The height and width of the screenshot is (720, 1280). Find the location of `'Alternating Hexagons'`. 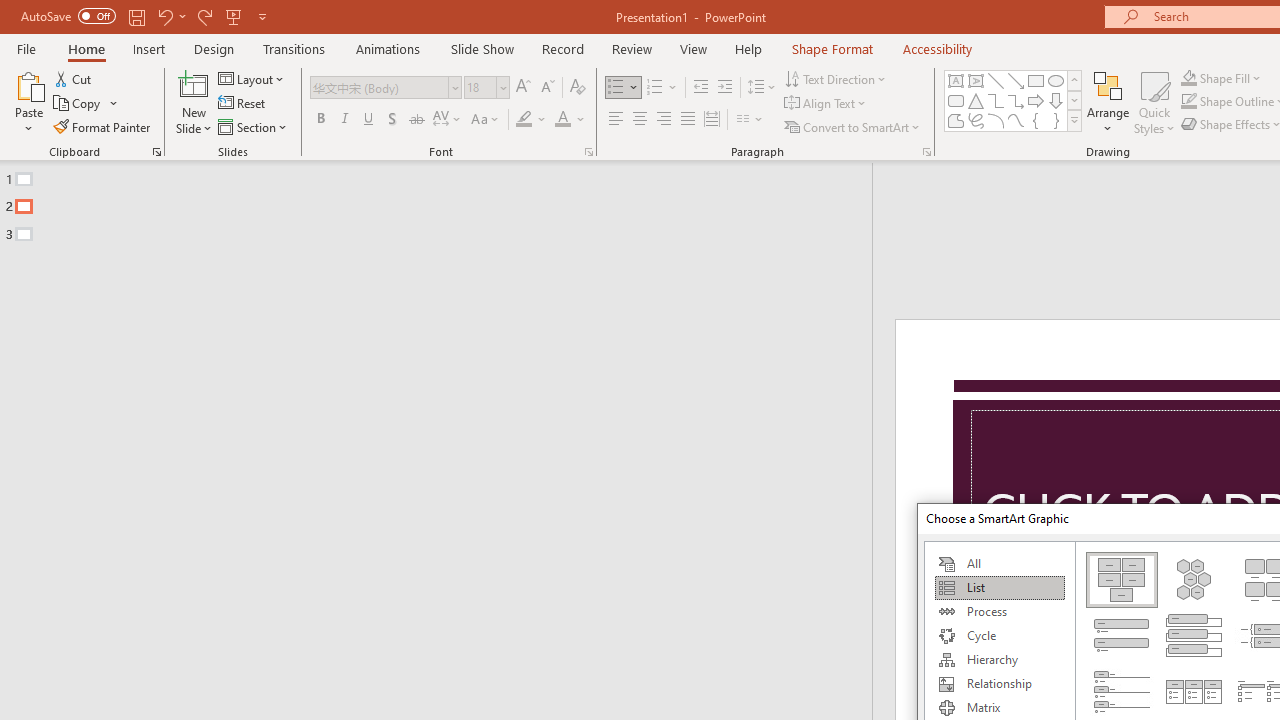

'Alternating Hexagons' is located at coordinates (1194, 579).